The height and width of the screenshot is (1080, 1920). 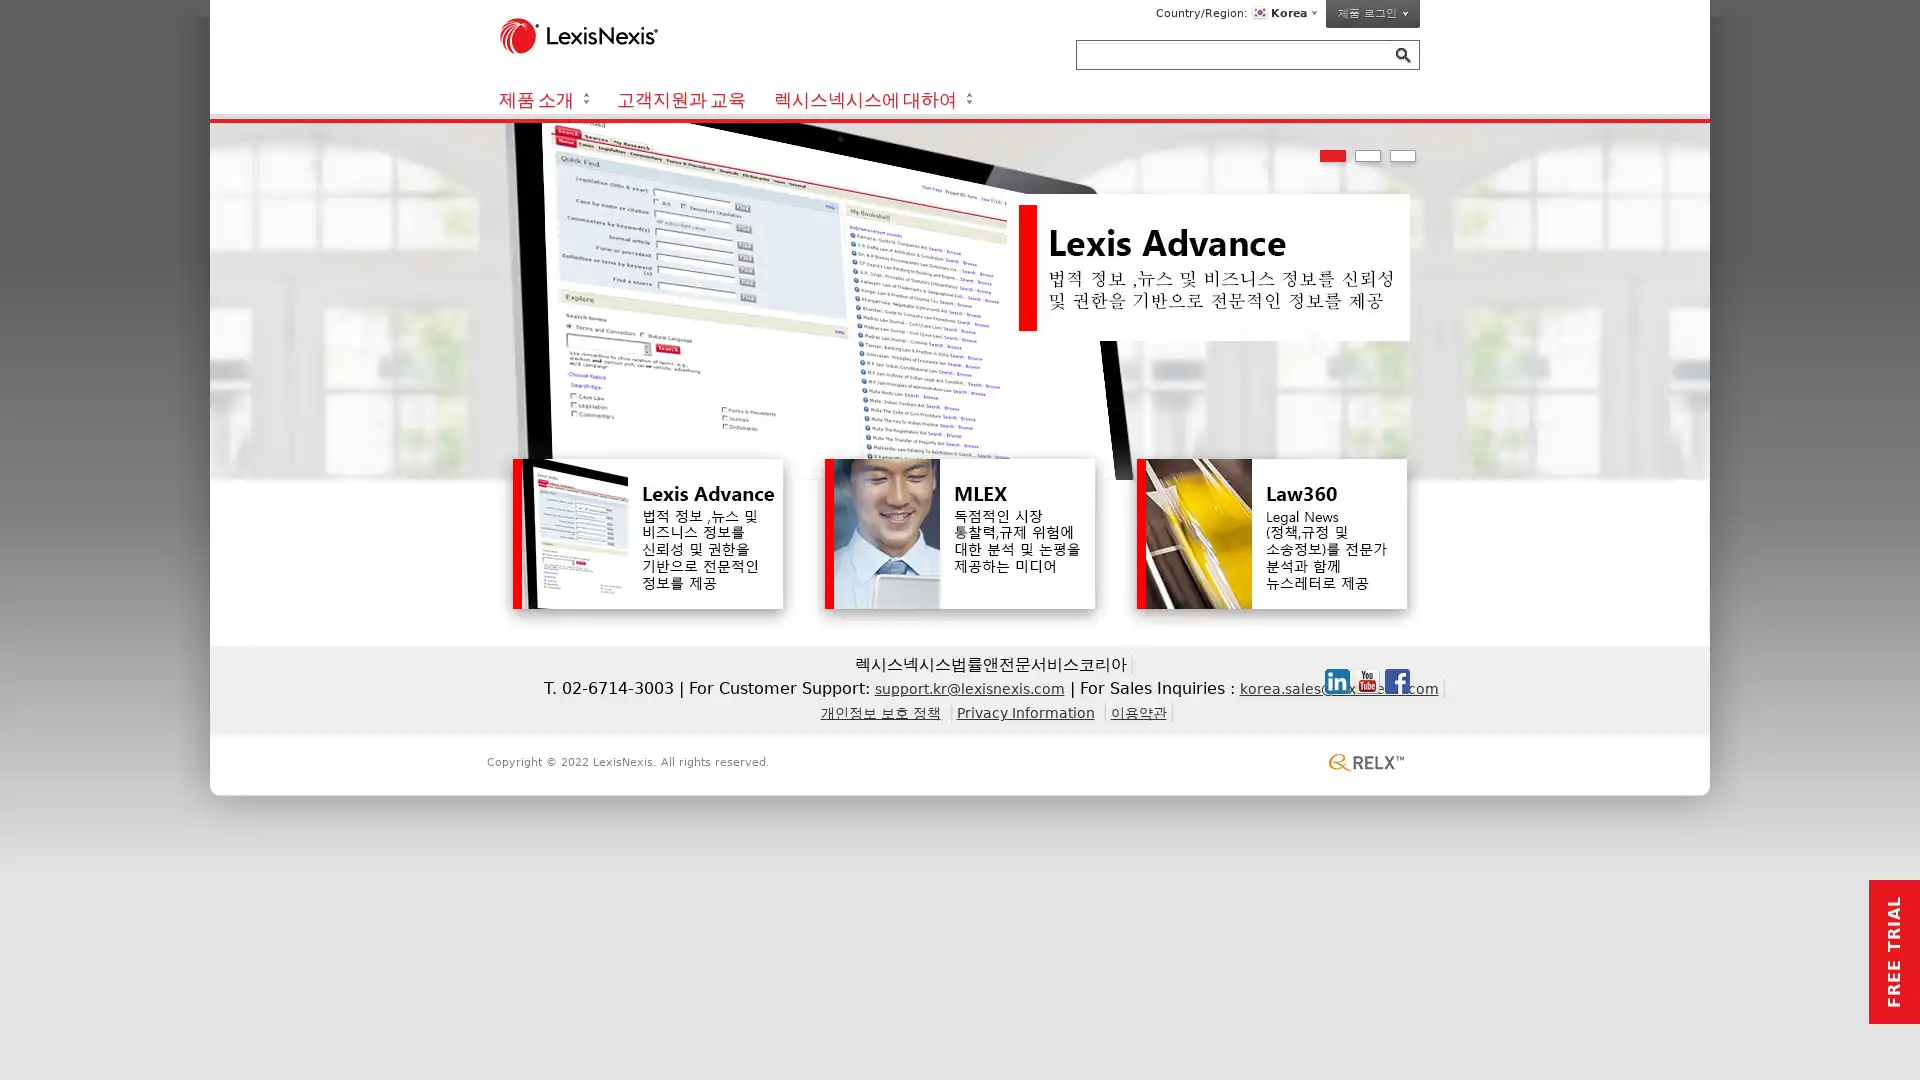 I want to click on Search, so click(x=1402, y=55).